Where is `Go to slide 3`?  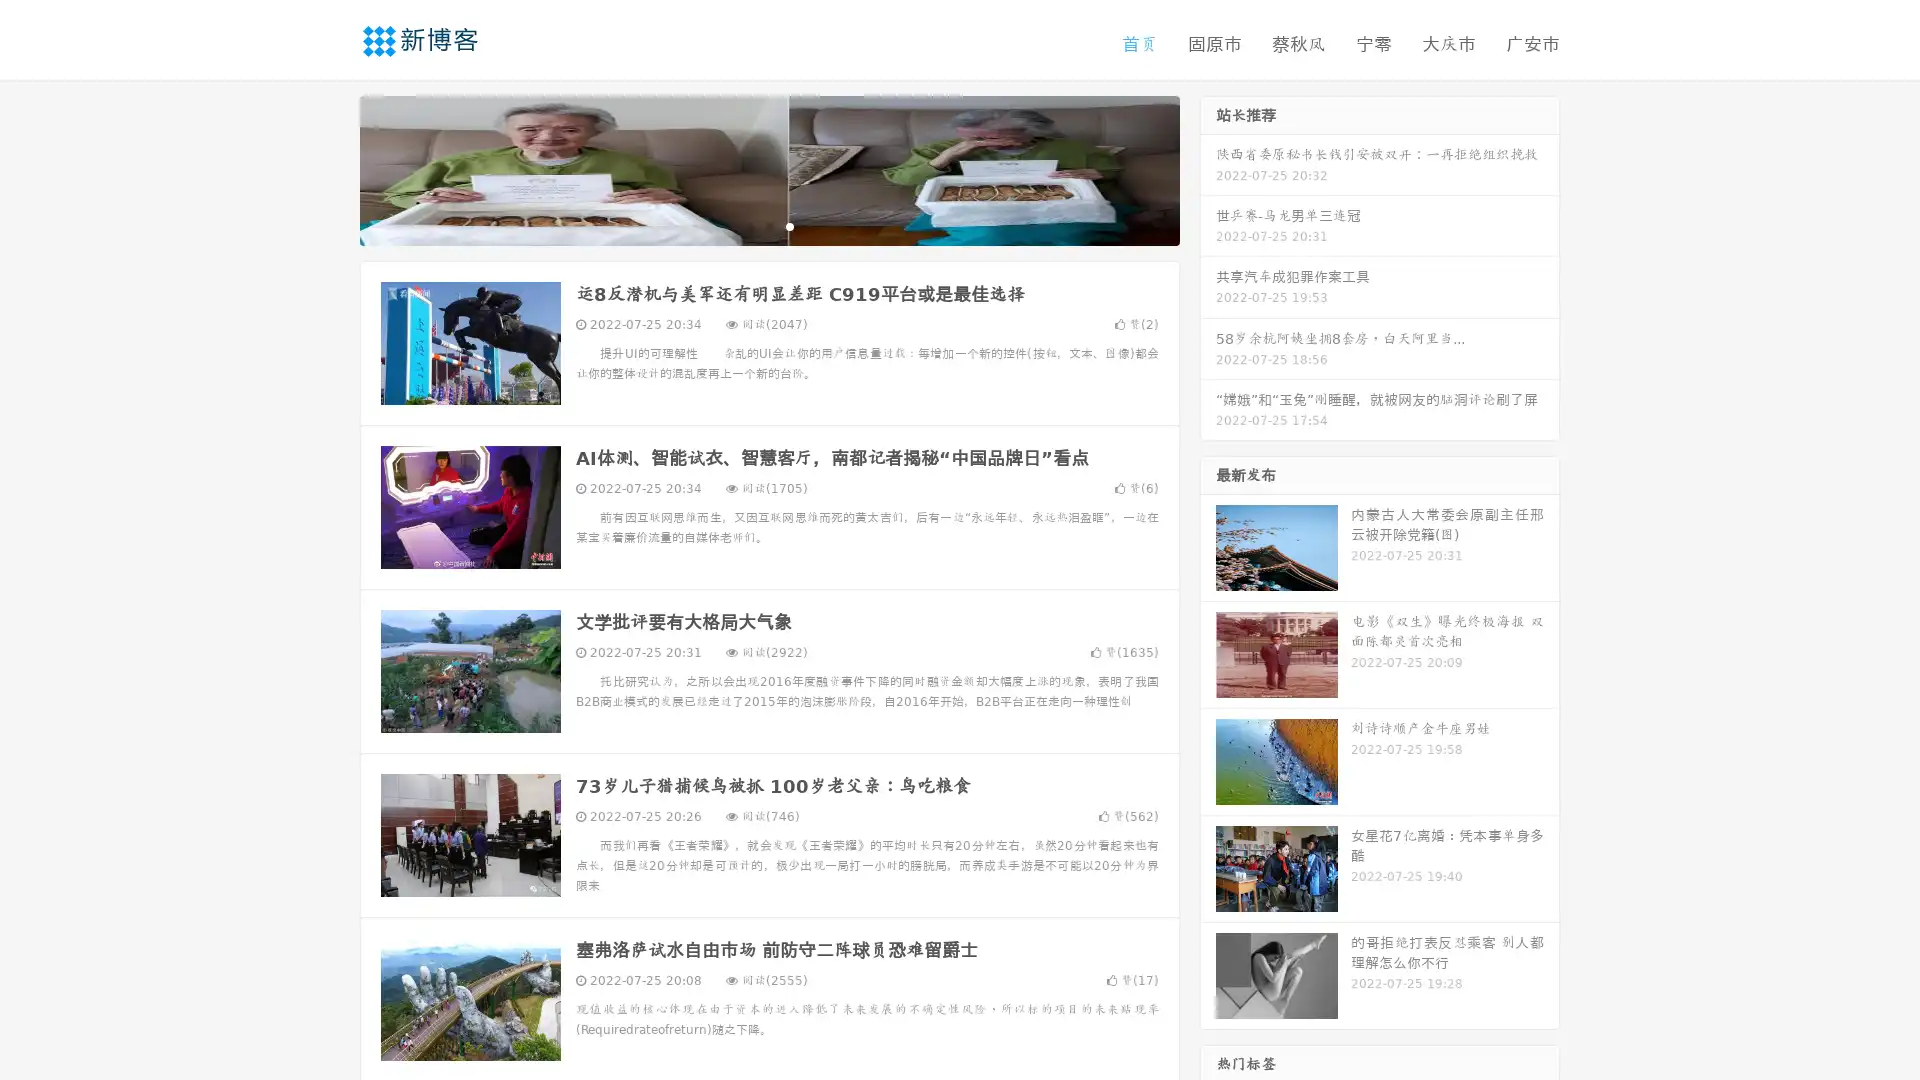
Go to slide 3 is located at coordinates (789, 225).